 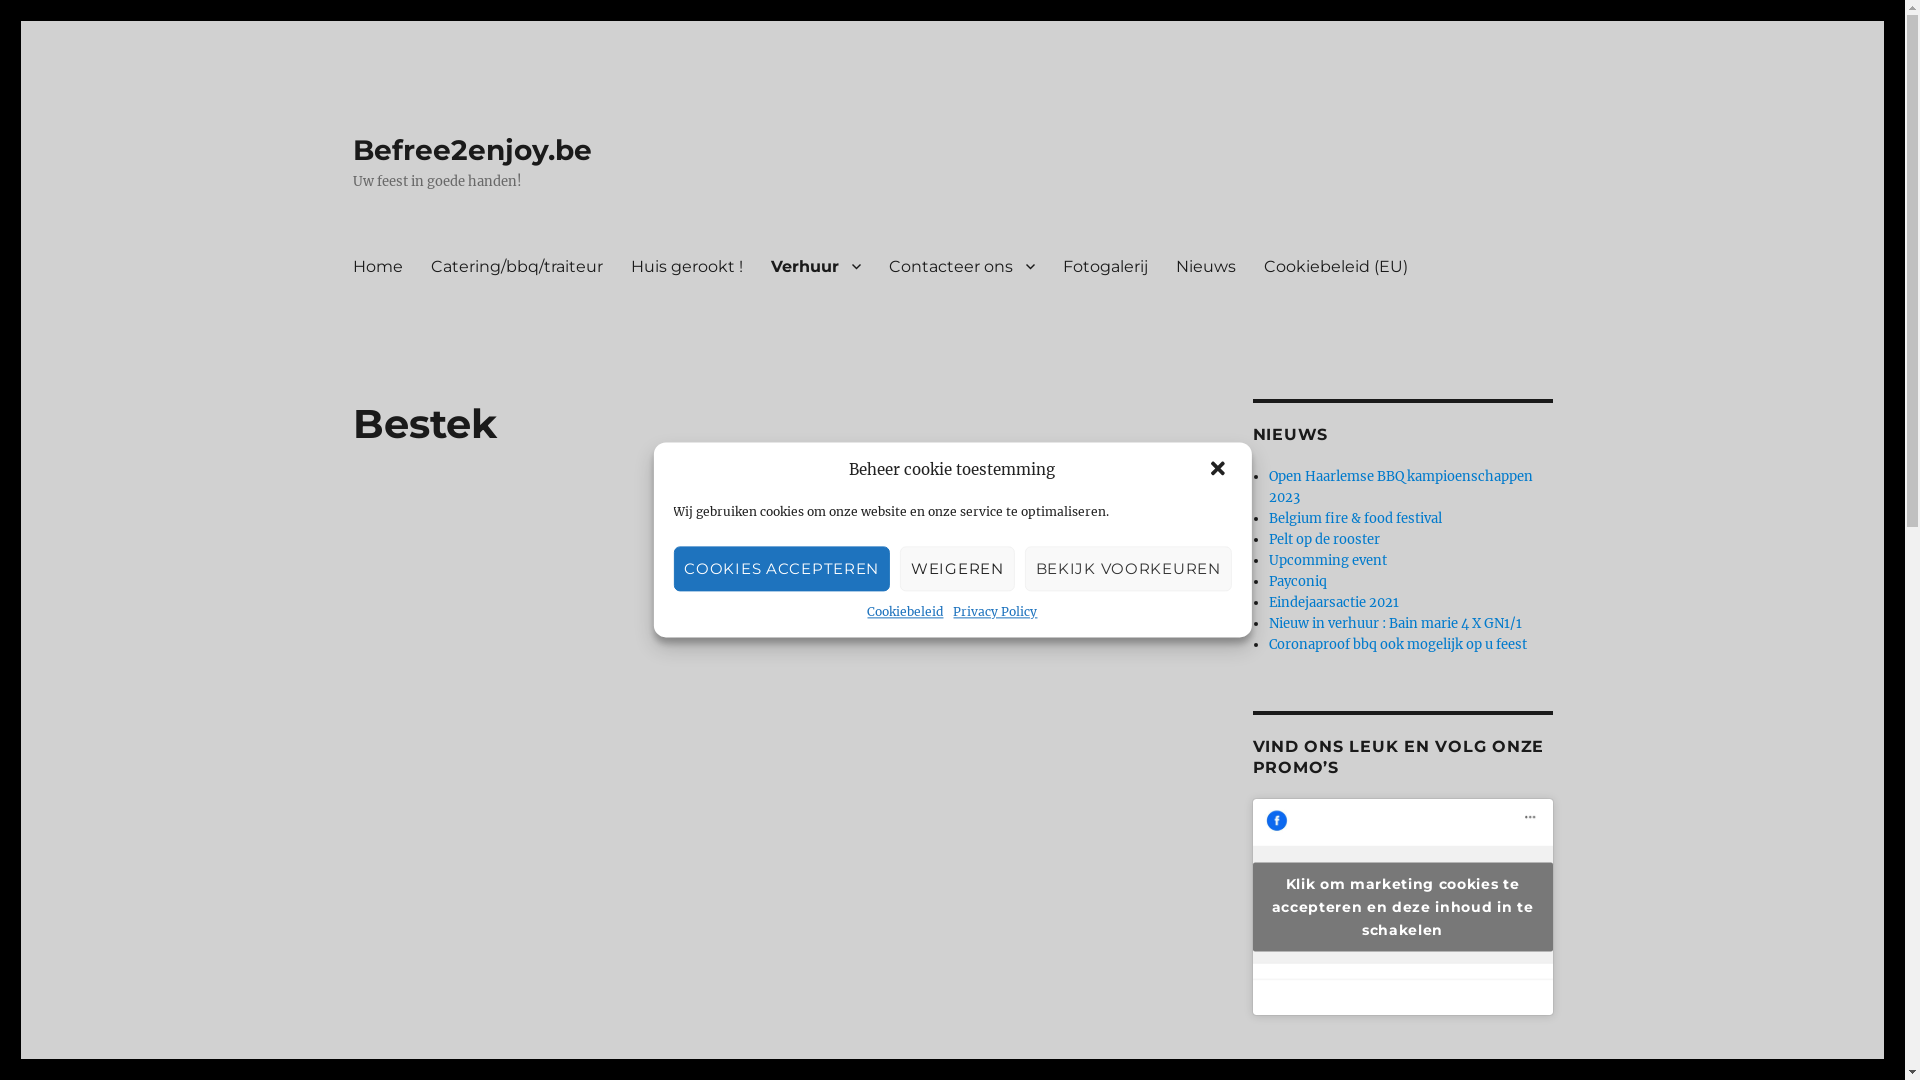 I want to click on 'Coronaproof bbq ook mogelijk op u feest', so click(x=1396, y=644).